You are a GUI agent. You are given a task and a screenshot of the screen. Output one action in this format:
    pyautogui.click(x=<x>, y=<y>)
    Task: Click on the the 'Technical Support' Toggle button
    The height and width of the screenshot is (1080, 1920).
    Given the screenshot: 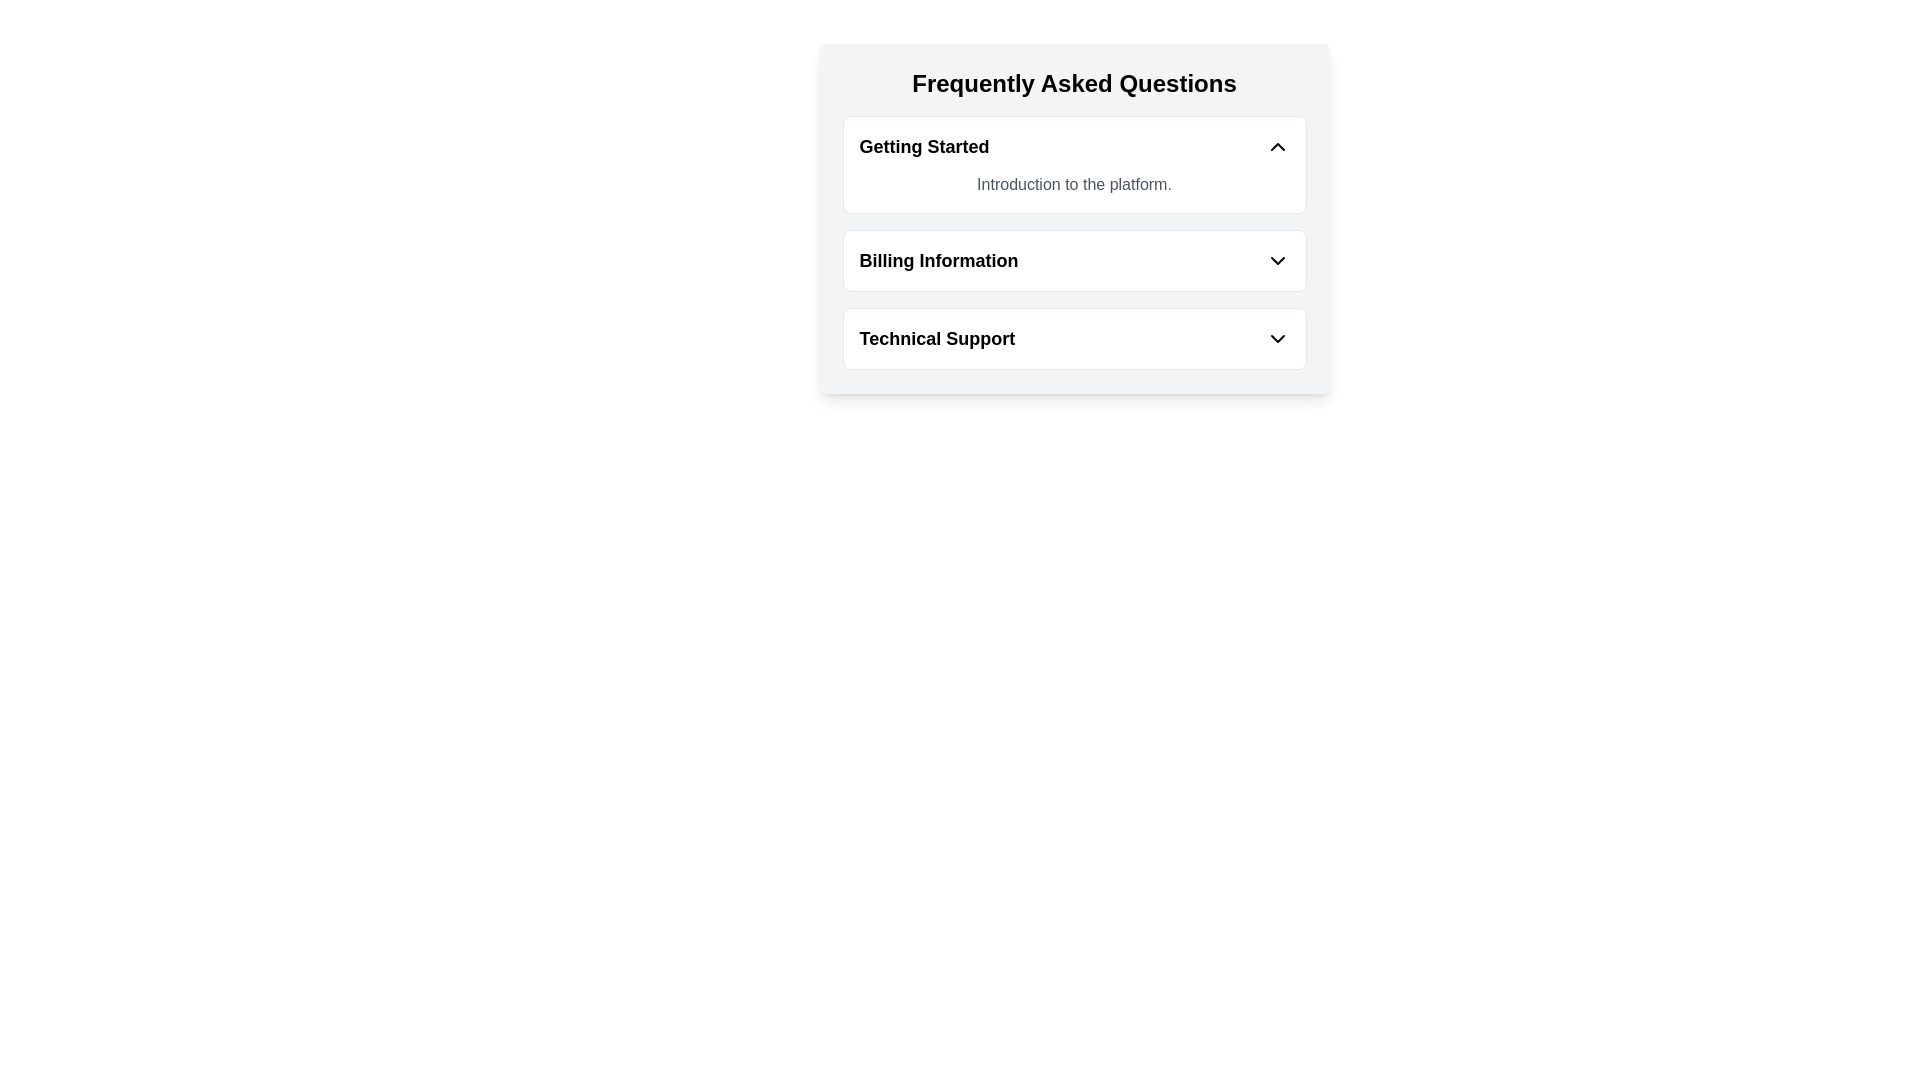 What is the action you would take?
    pyautogui.click(x=1073, y=338)
    